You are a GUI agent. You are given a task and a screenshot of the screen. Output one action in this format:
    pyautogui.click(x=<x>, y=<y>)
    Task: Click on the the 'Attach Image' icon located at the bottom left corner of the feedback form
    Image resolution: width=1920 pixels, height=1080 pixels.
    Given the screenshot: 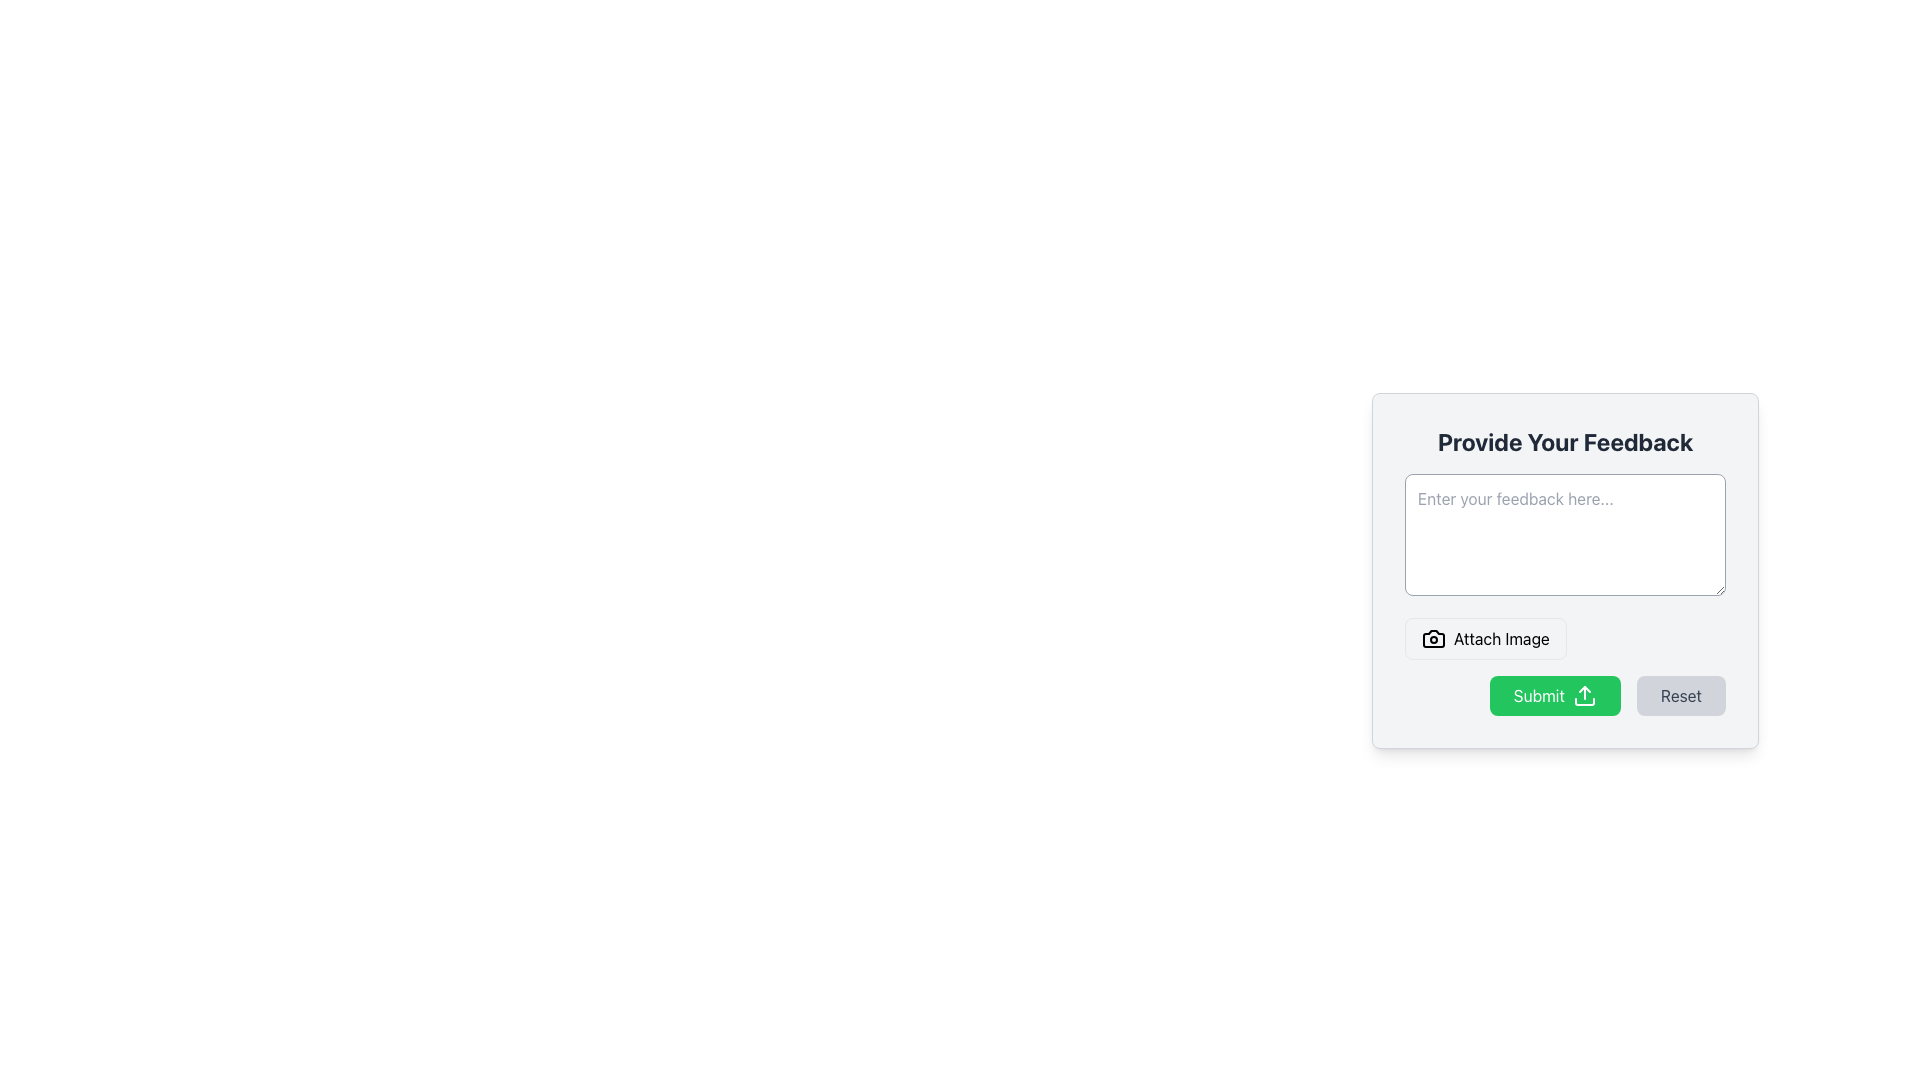 What is the action you would take?
    pyautogui.click(x=1433, y=639)
    